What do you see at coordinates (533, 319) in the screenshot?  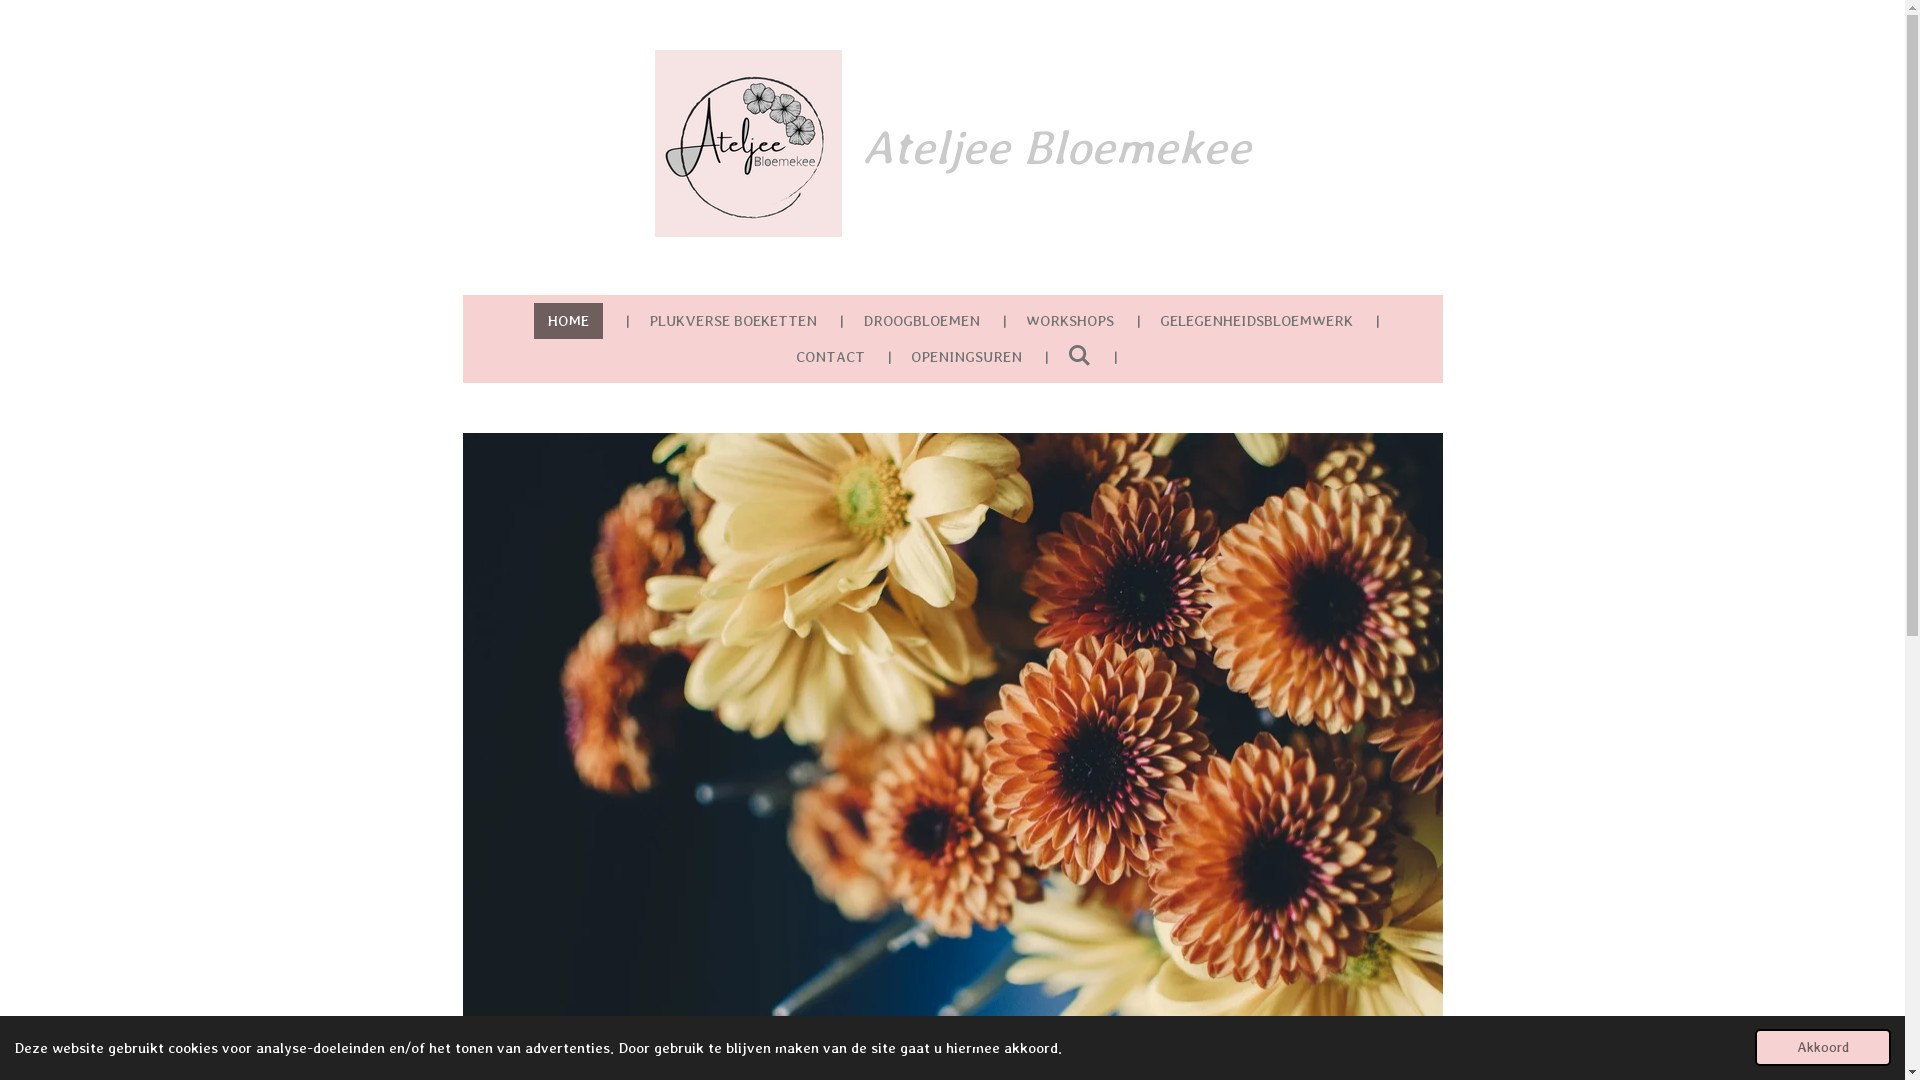 I see `'HOME'` at bounding box center [533, 319].